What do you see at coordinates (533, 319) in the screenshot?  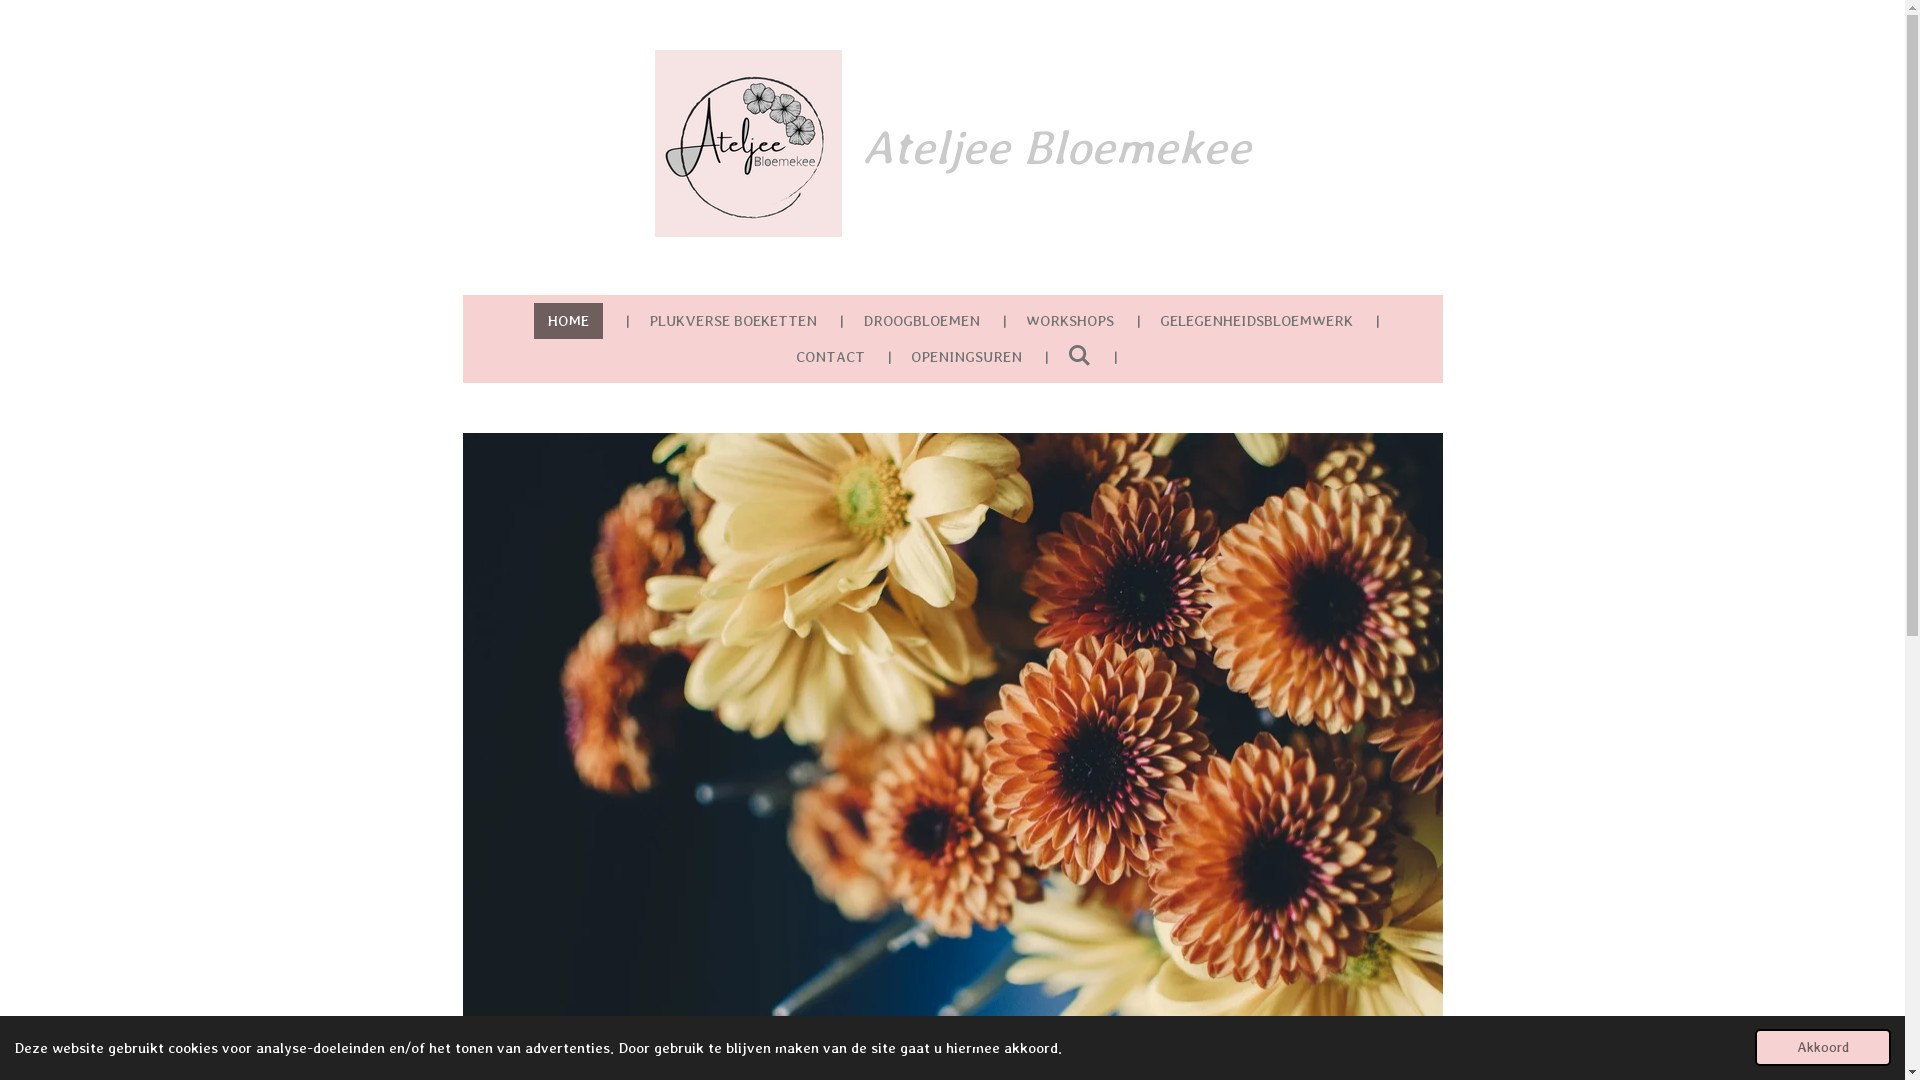 I see `'HOME'` at bounding box center [533, 319].